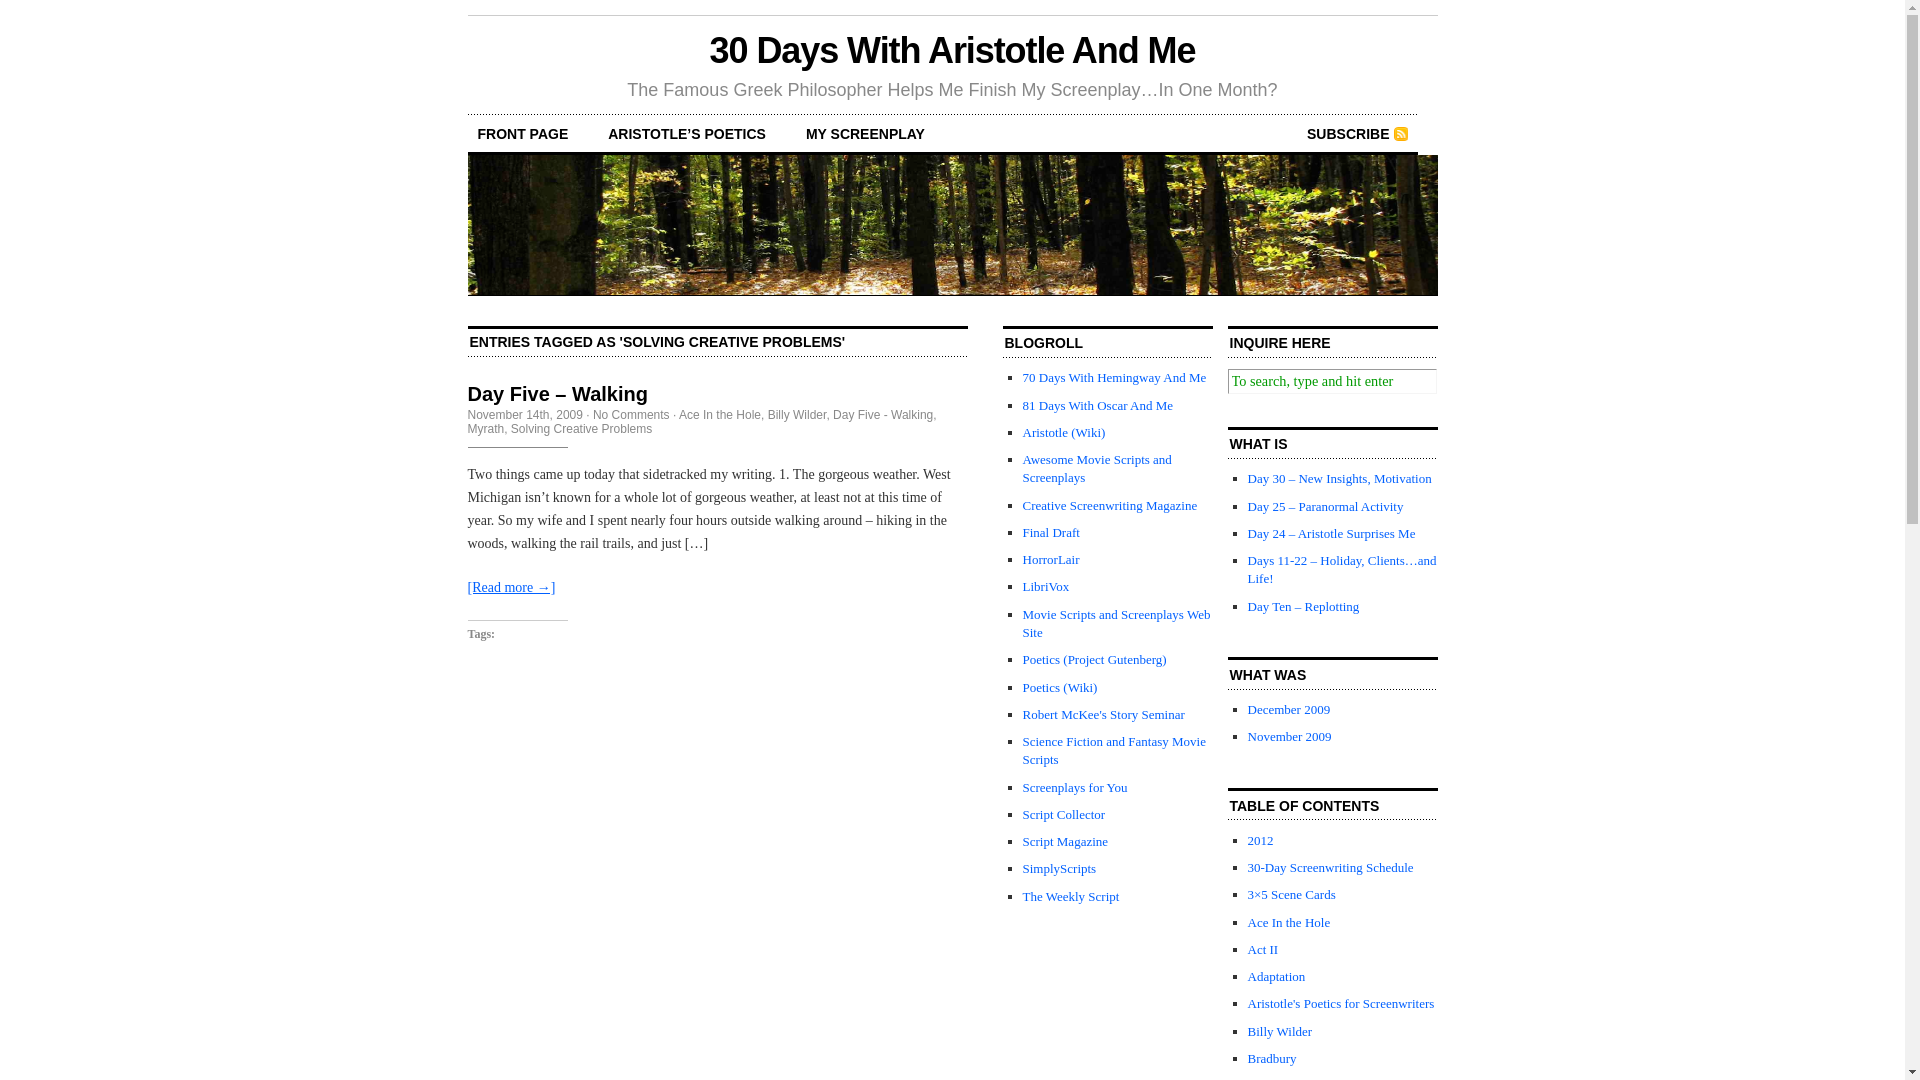 This screenshot has width=1920, height=1080. Describe the element at coordinates (1247, 708) in the screenshot. I see `'December 2009'` at that location.